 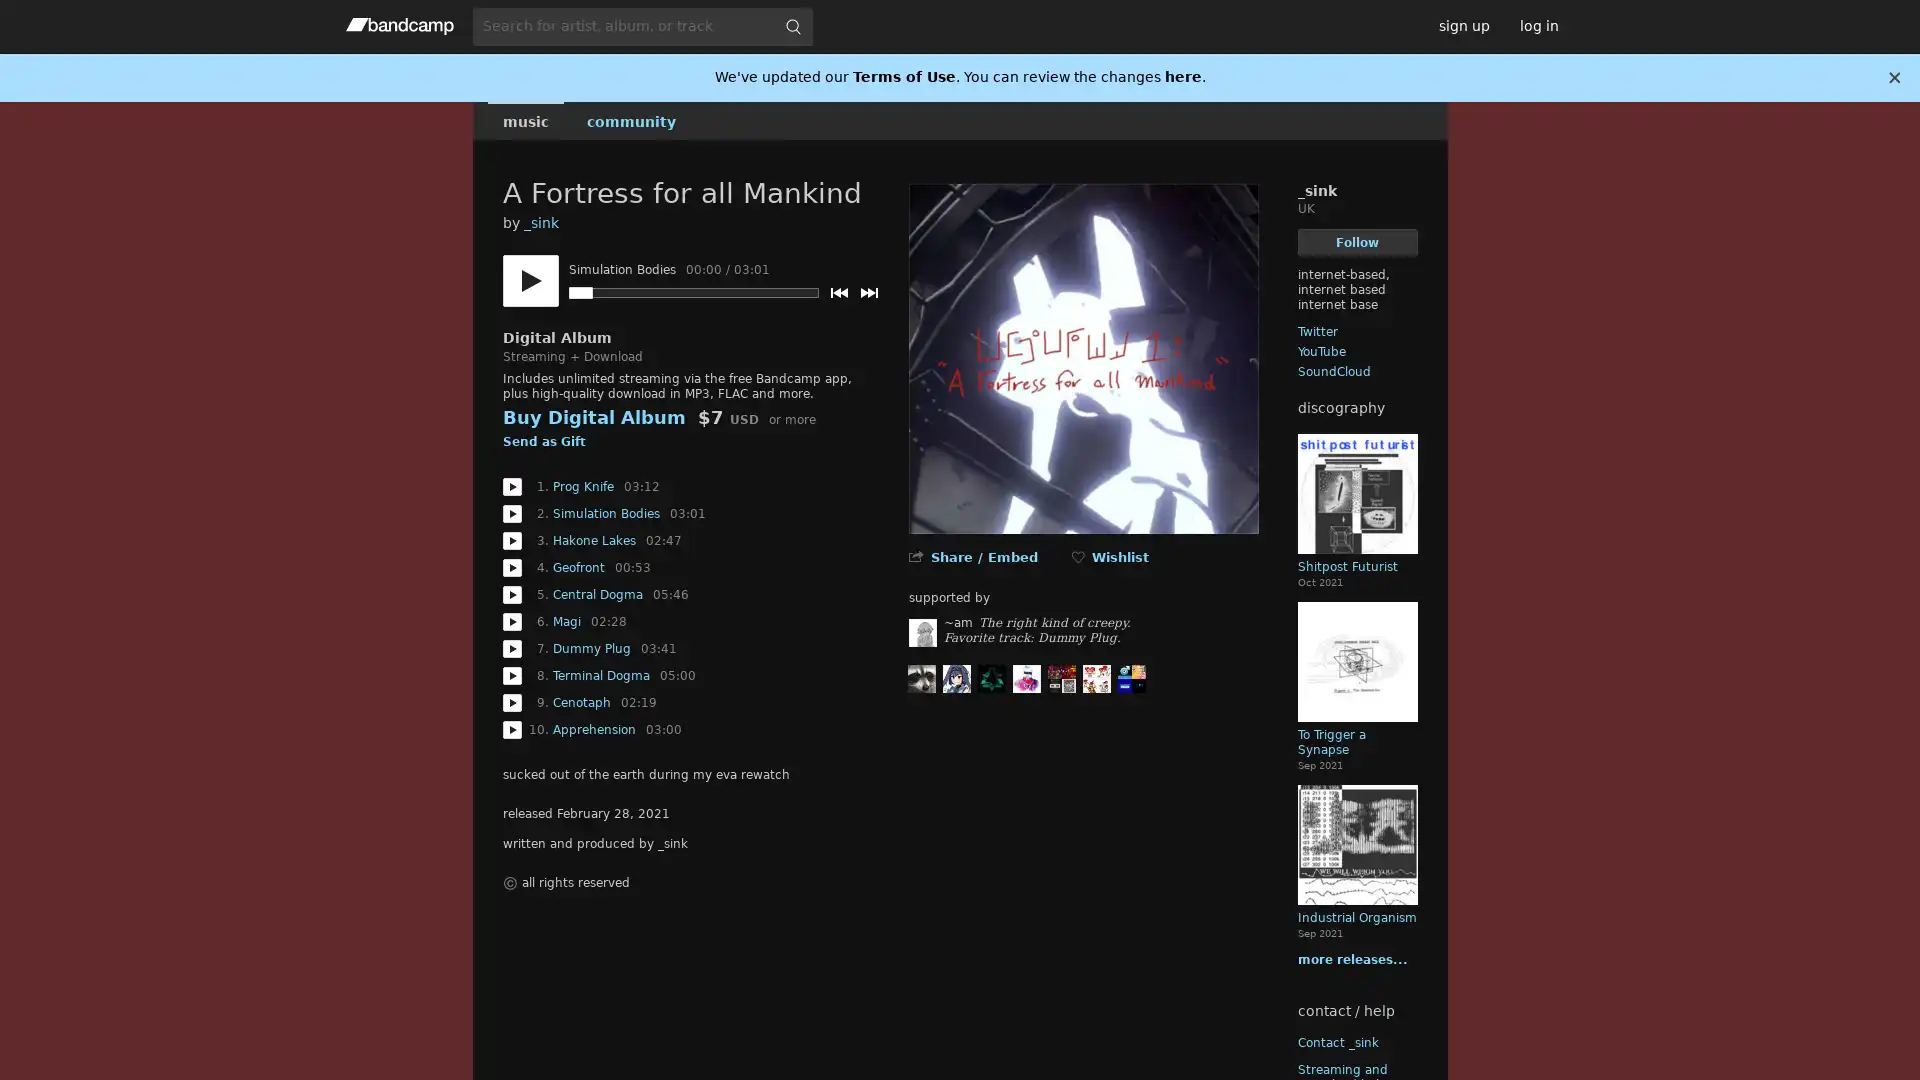 What do you see at coordinates (868, 293) in the screenshot?
I see `Next track` at bounding box center [868, 293].